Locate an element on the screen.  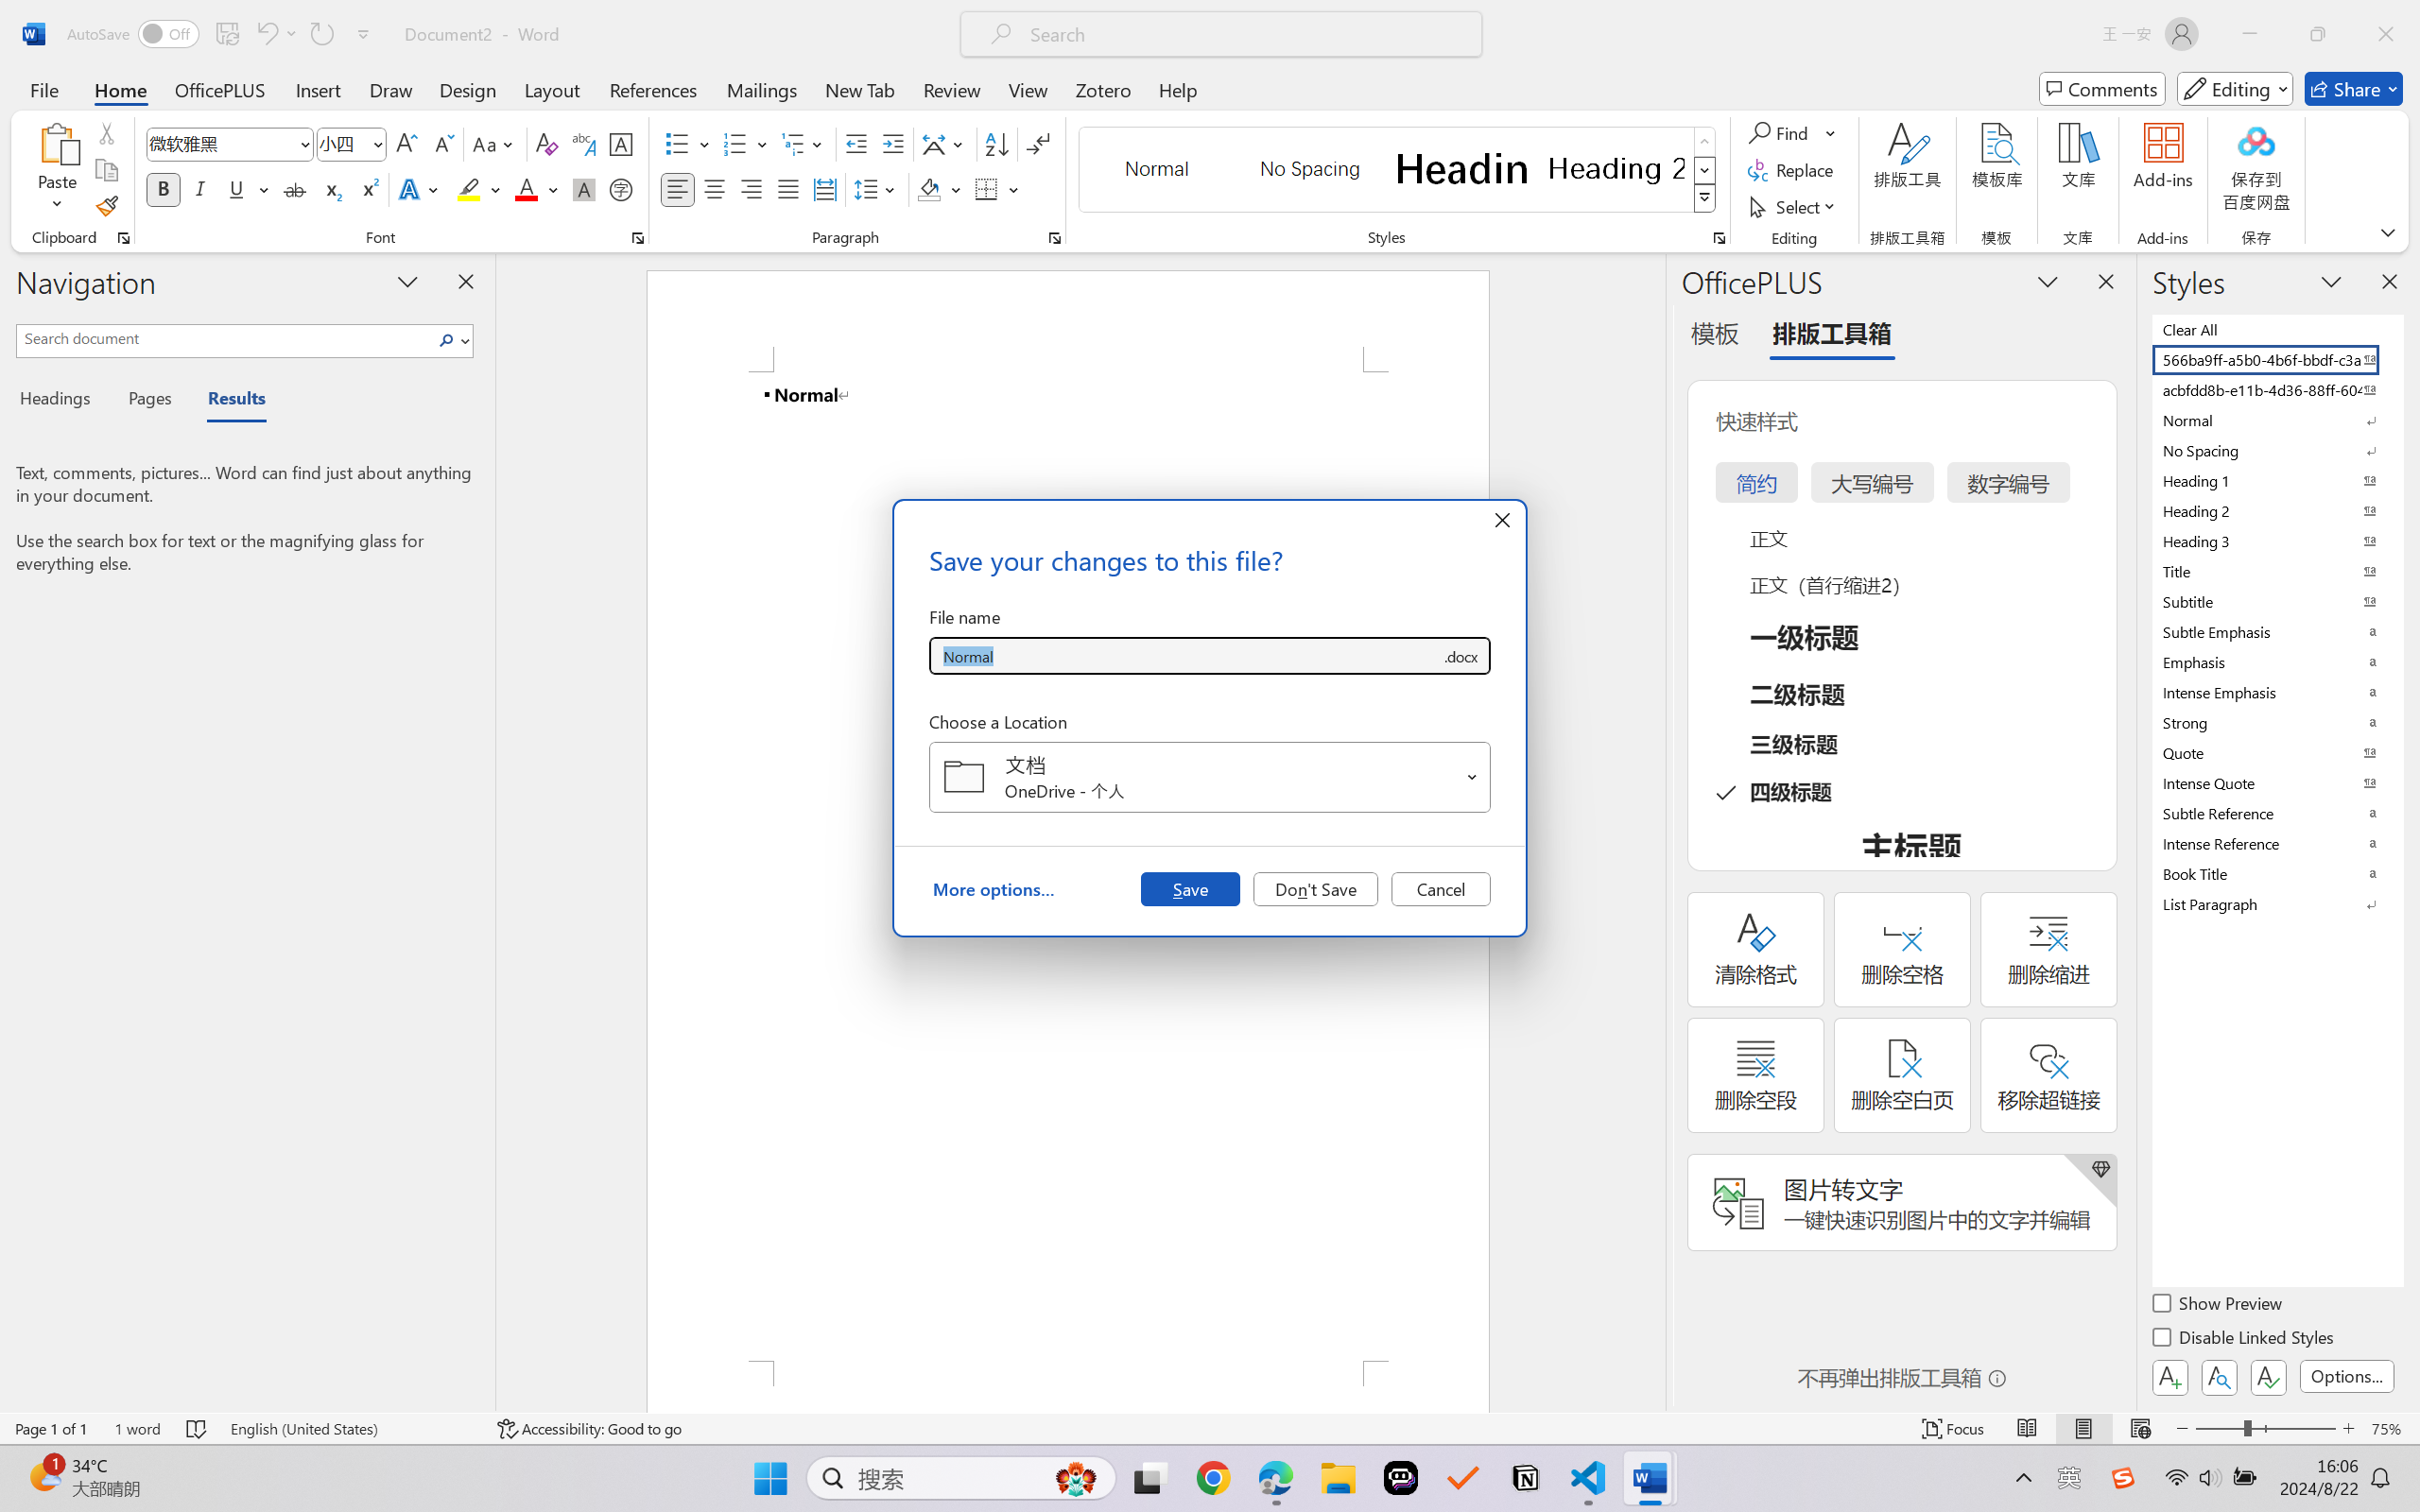
'Title' is located at coordinates (2275, 570).